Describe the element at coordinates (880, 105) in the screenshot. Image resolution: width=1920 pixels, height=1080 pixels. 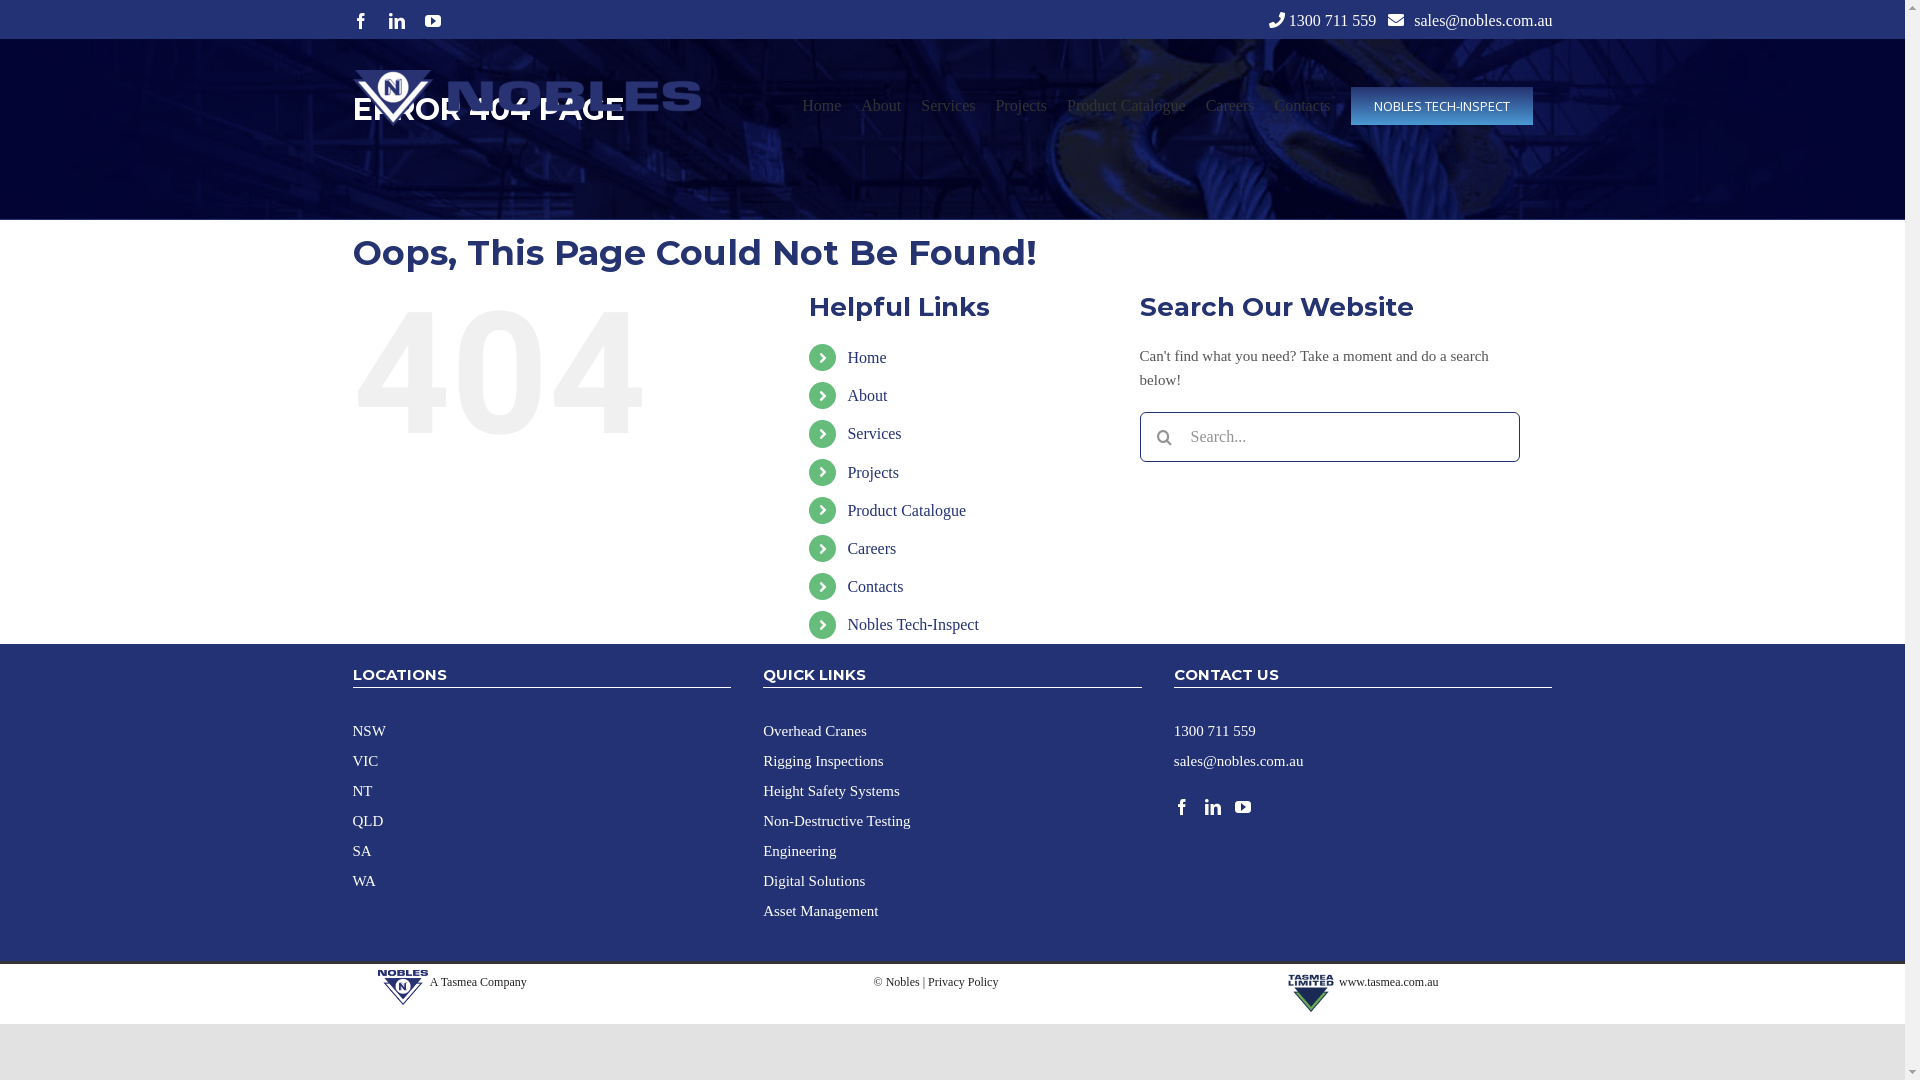
I see `'About'` at that location.